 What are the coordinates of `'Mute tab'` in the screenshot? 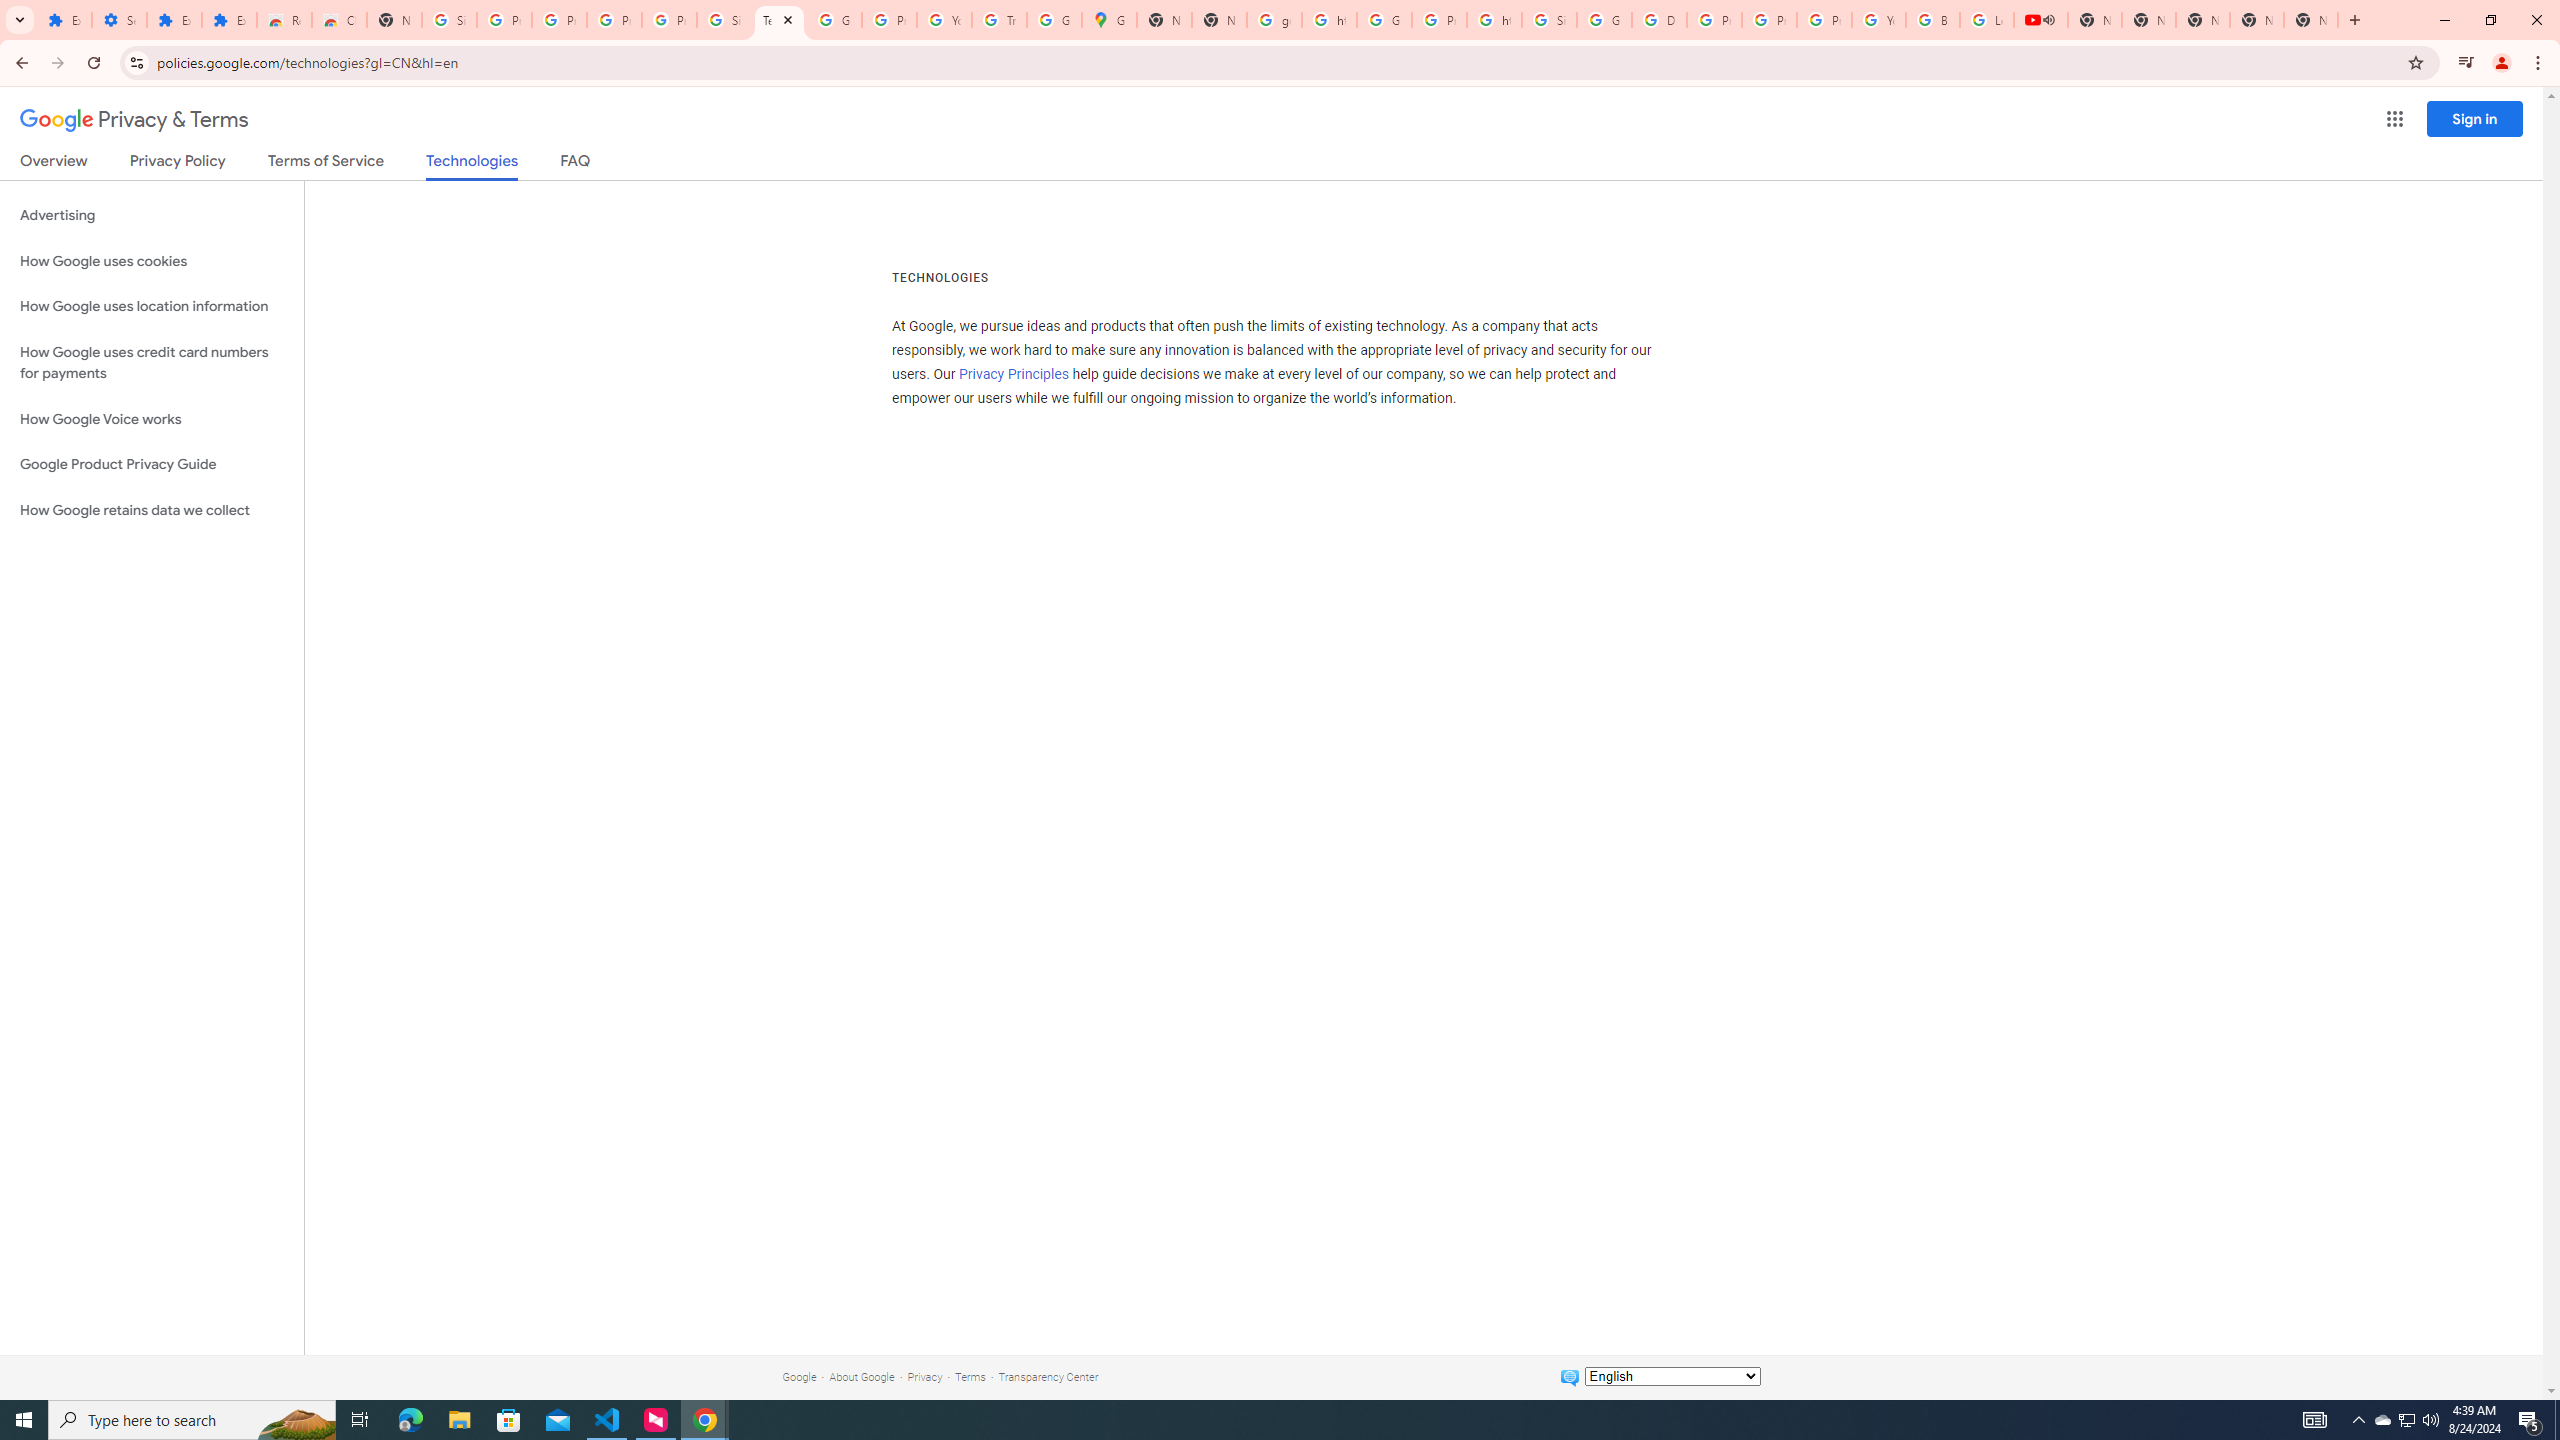 It's located at (2049, 19).